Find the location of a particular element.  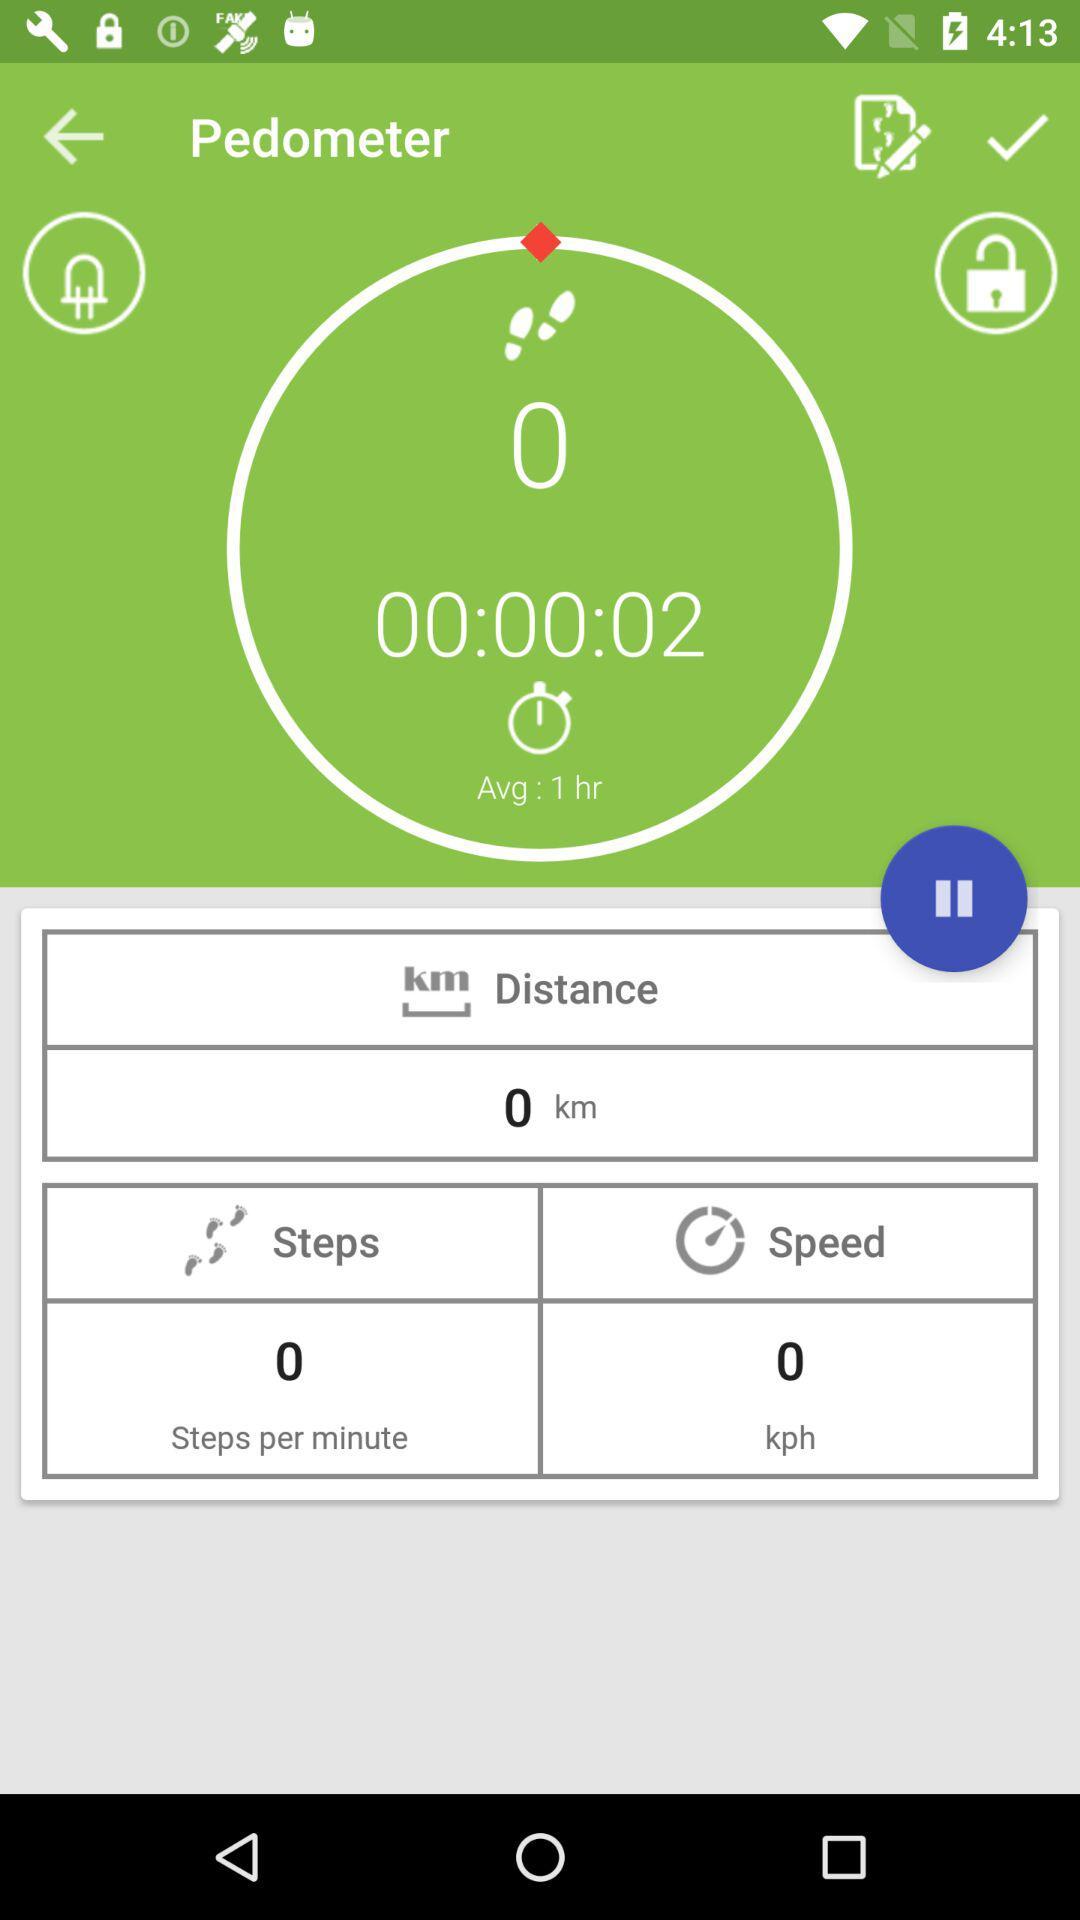

the pause icon is located at coordinates (952, 897).